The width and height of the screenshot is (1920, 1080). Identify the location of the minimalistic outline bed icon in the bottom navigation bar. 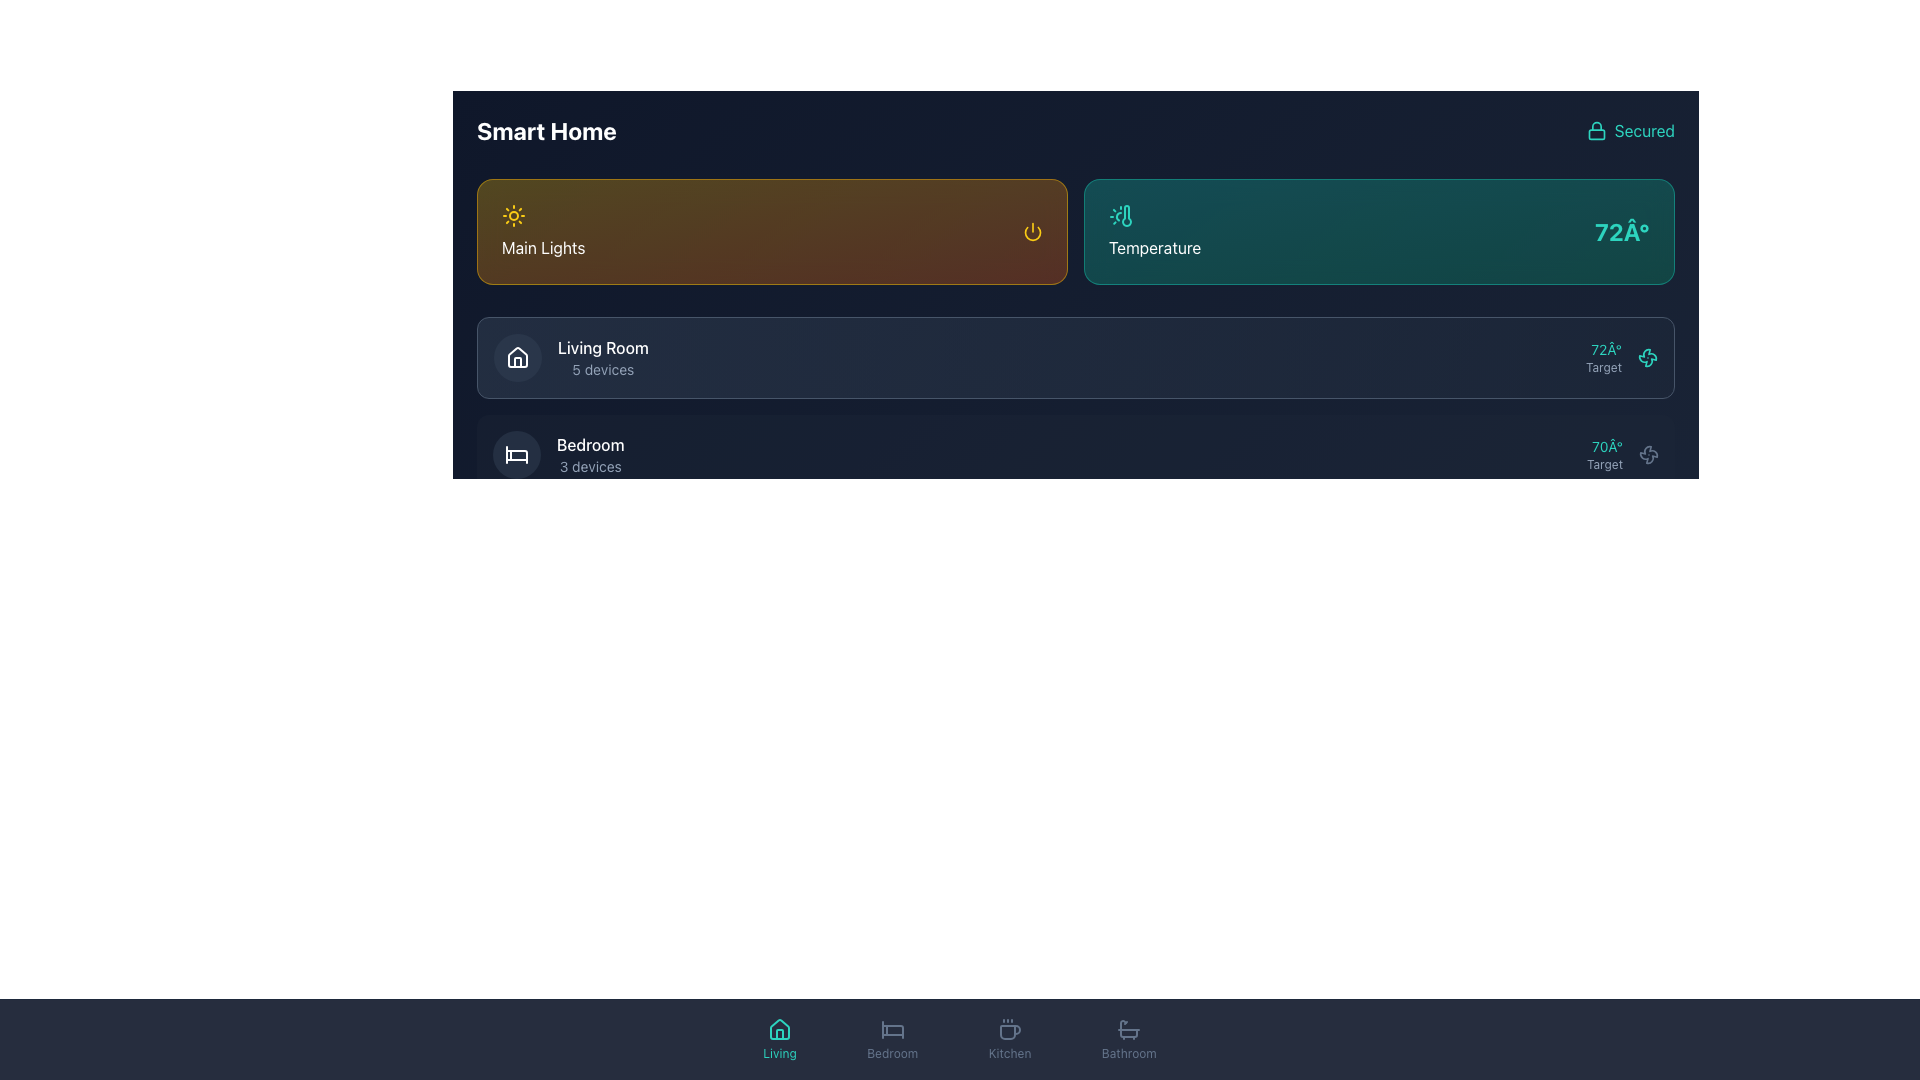
(891, 1029).